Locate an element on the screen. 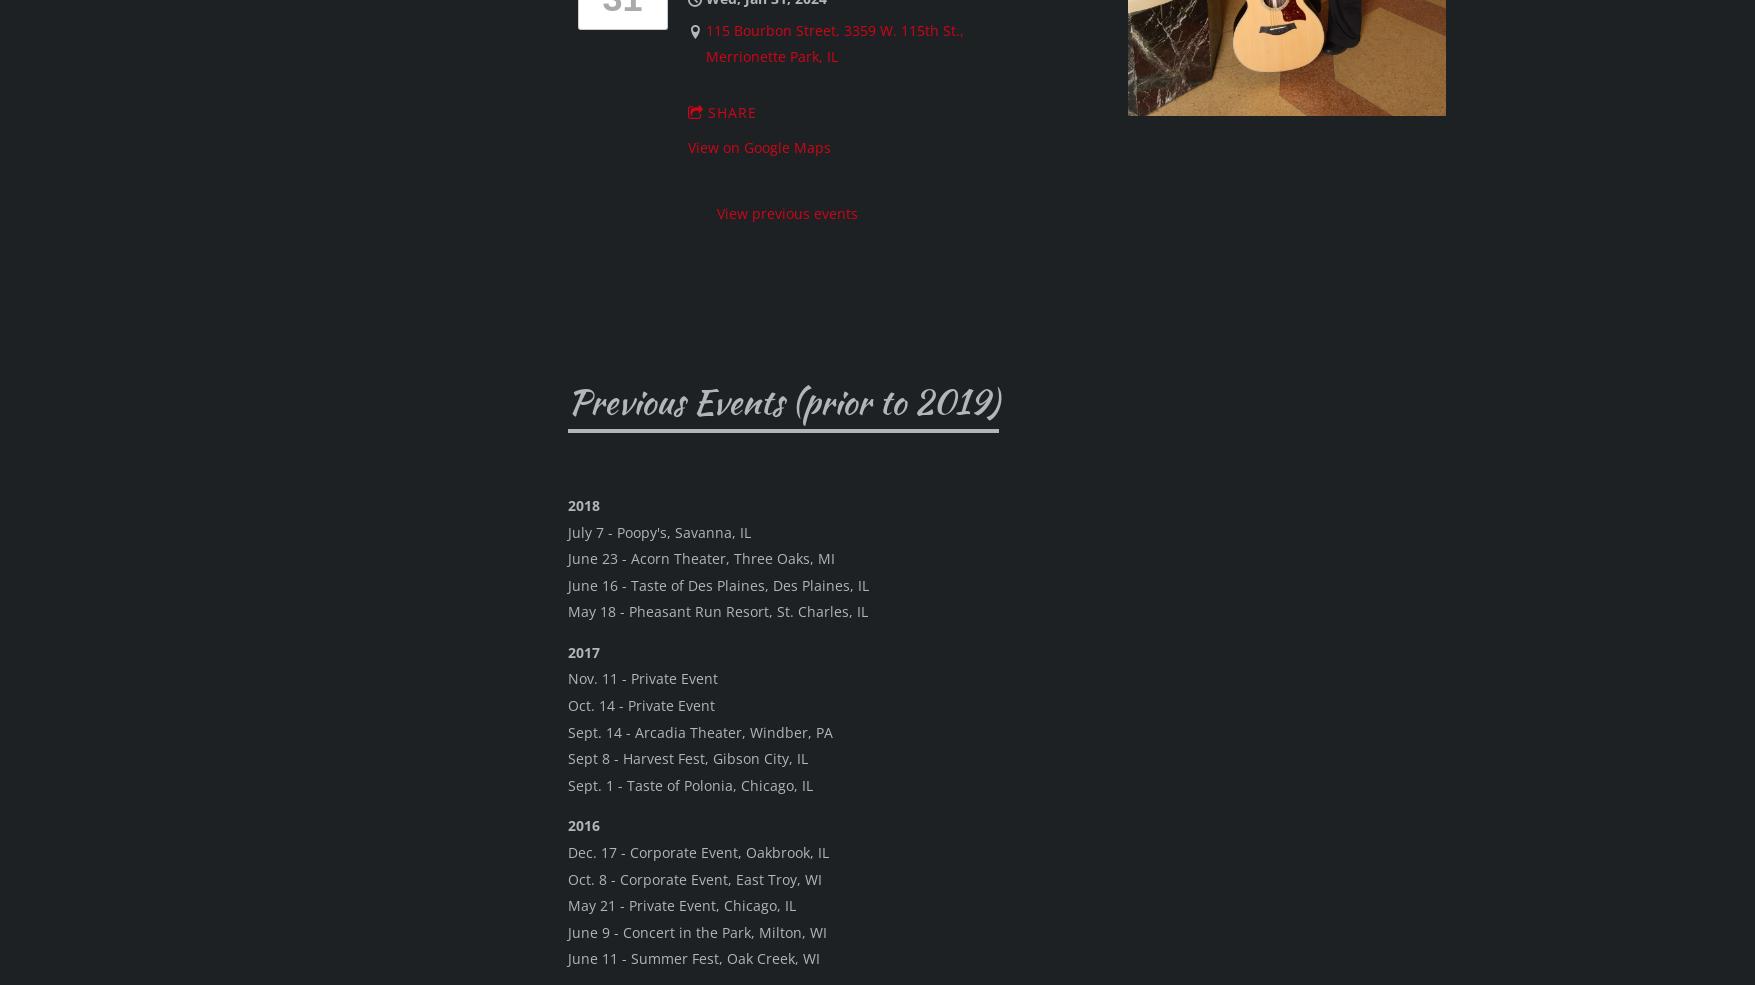  'Ballydoyle, Aurora, IL' is located at coordinates (698, 129).